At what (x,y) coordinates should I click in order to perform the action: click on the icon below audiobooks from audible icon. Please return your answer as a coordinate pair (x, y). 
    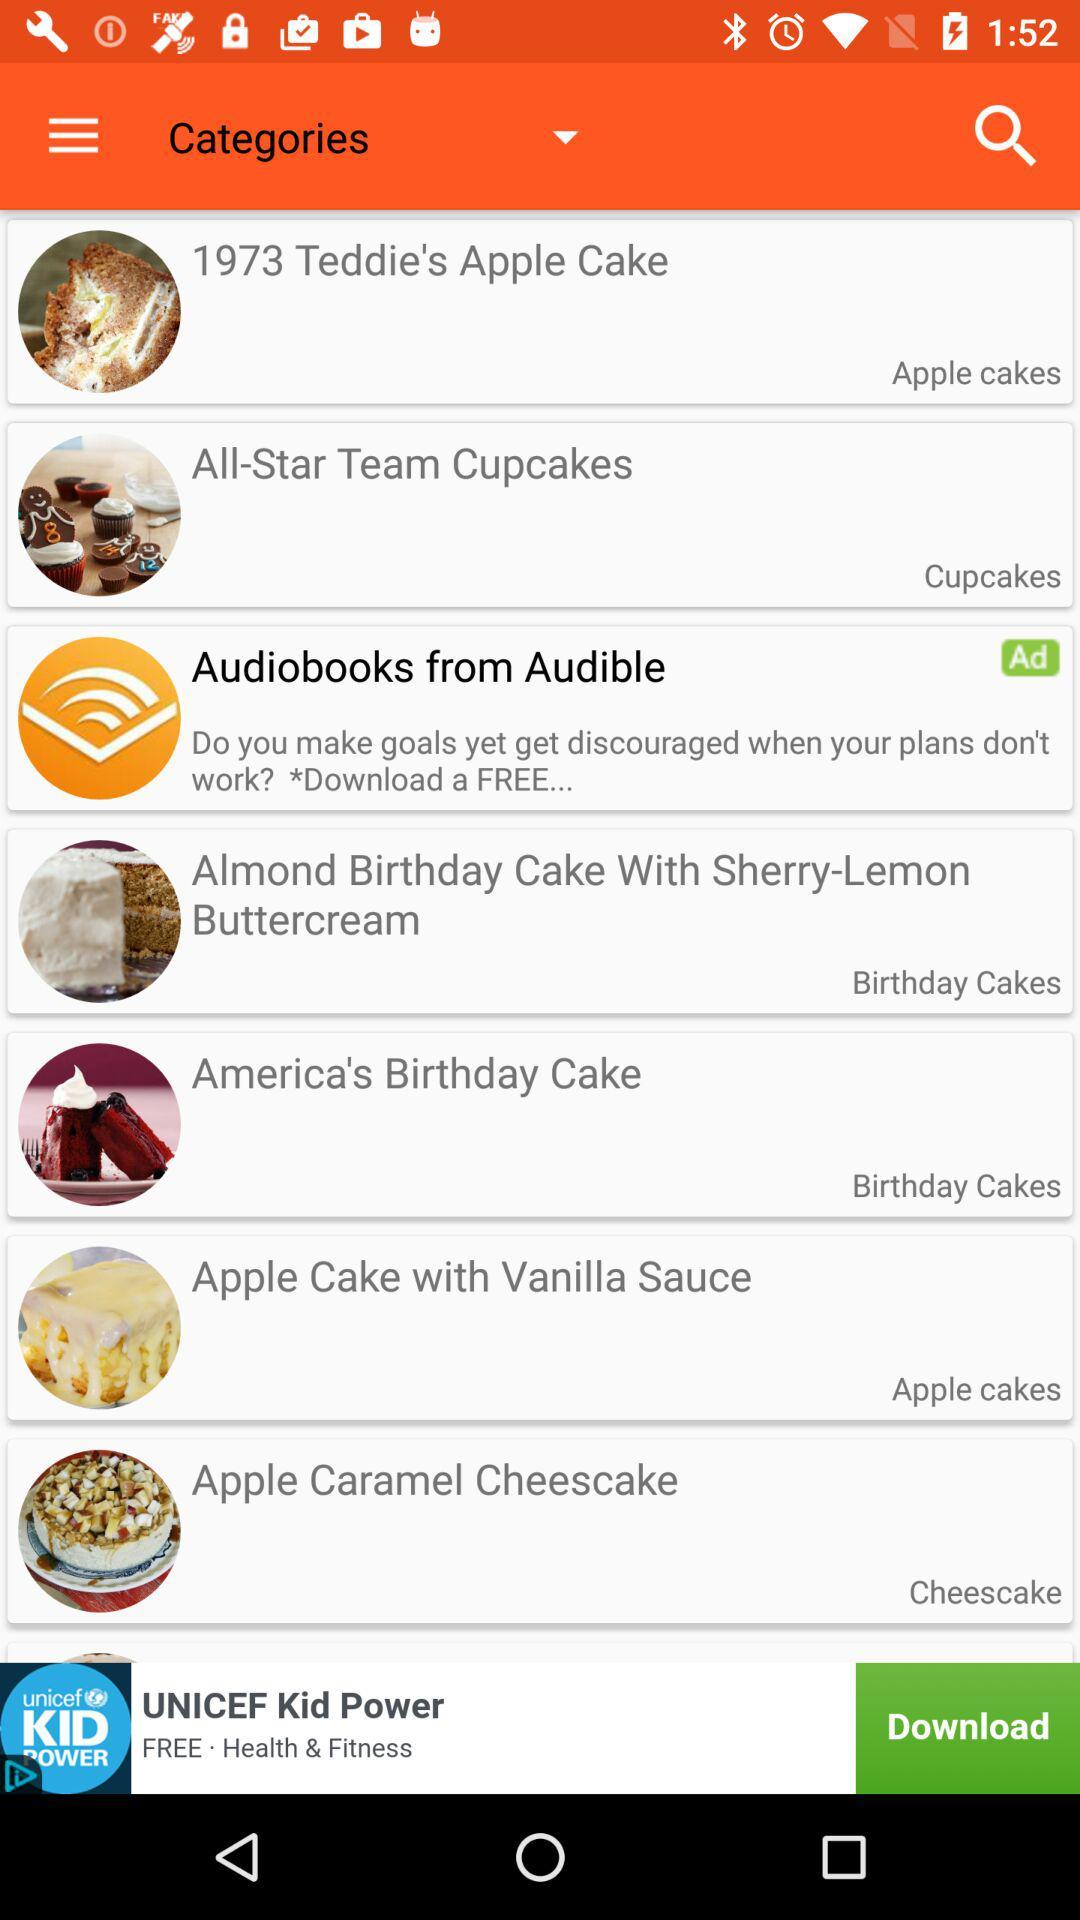
    Looking at the image, I should click on (625, 758).